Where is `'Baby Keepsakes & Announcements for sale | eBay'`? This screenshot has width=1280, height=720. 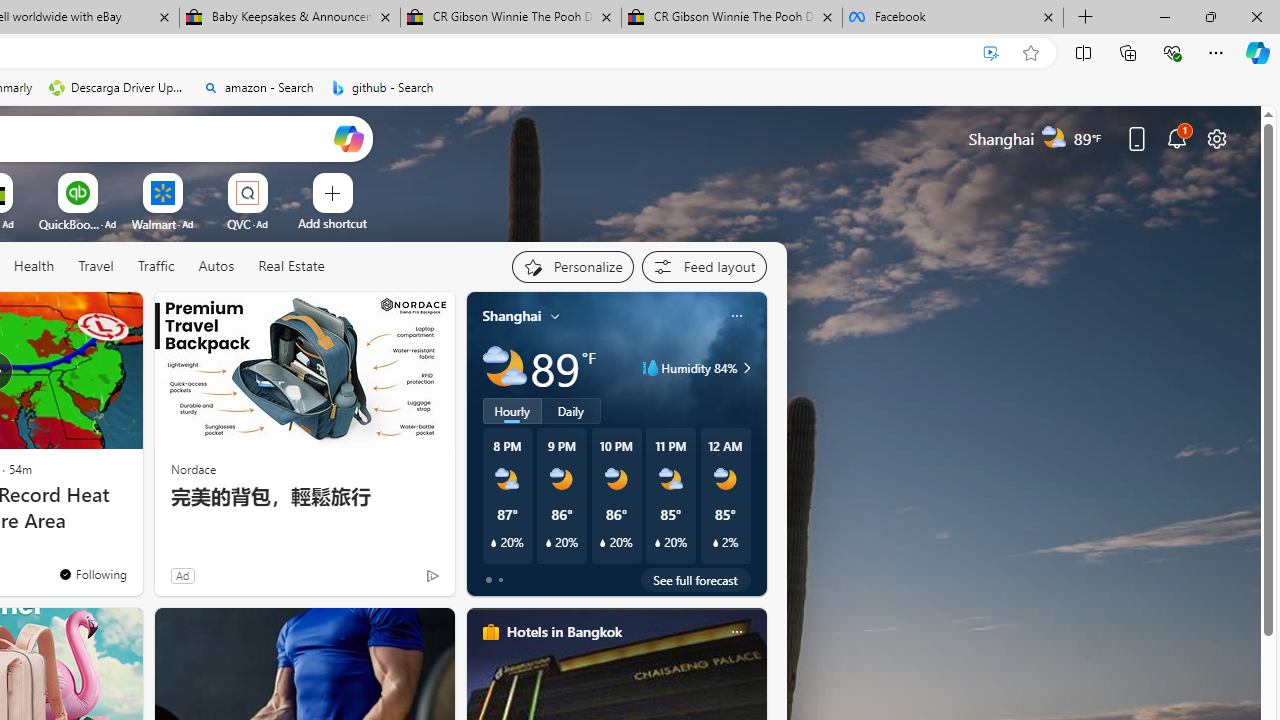
'Baby Keepsakes & Announcements for sale | eBay' is located at coordinates (289, 17).